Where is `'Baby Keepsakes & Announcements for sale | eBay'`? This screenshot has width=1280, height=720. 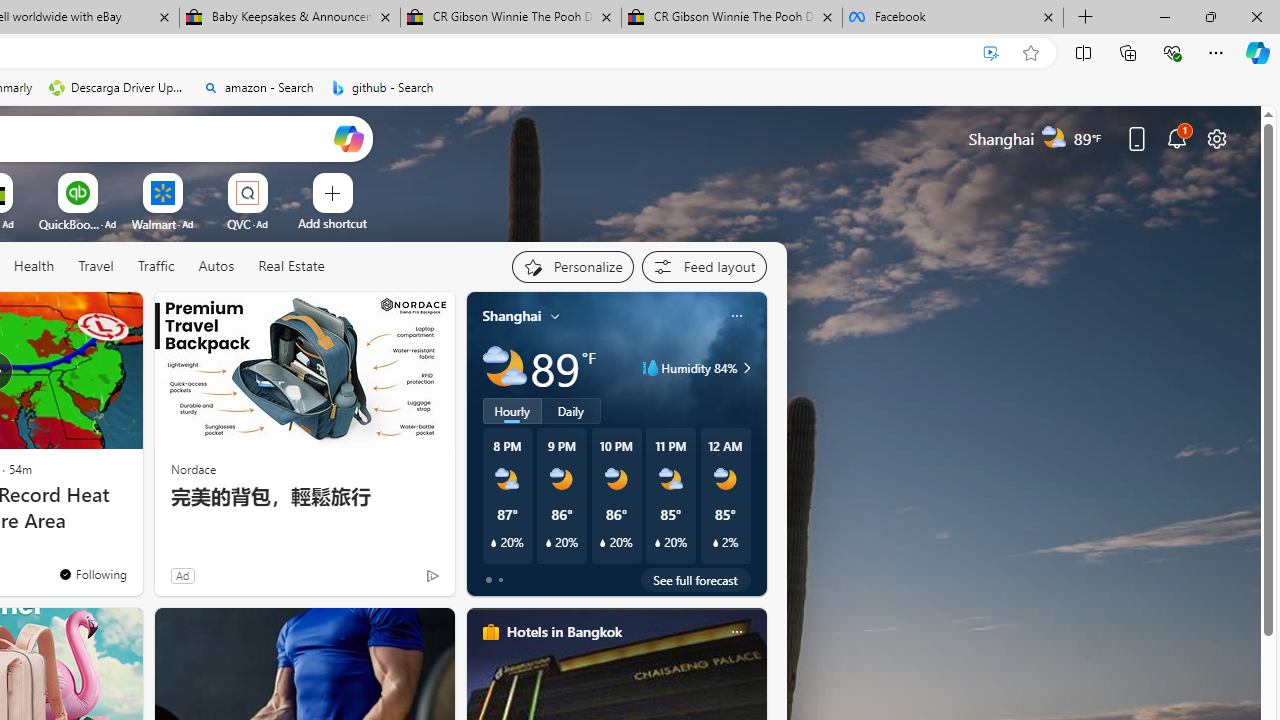
'Baby Keepsakes & Announcements for sale | eBay' is located at coordinates (289, 17).